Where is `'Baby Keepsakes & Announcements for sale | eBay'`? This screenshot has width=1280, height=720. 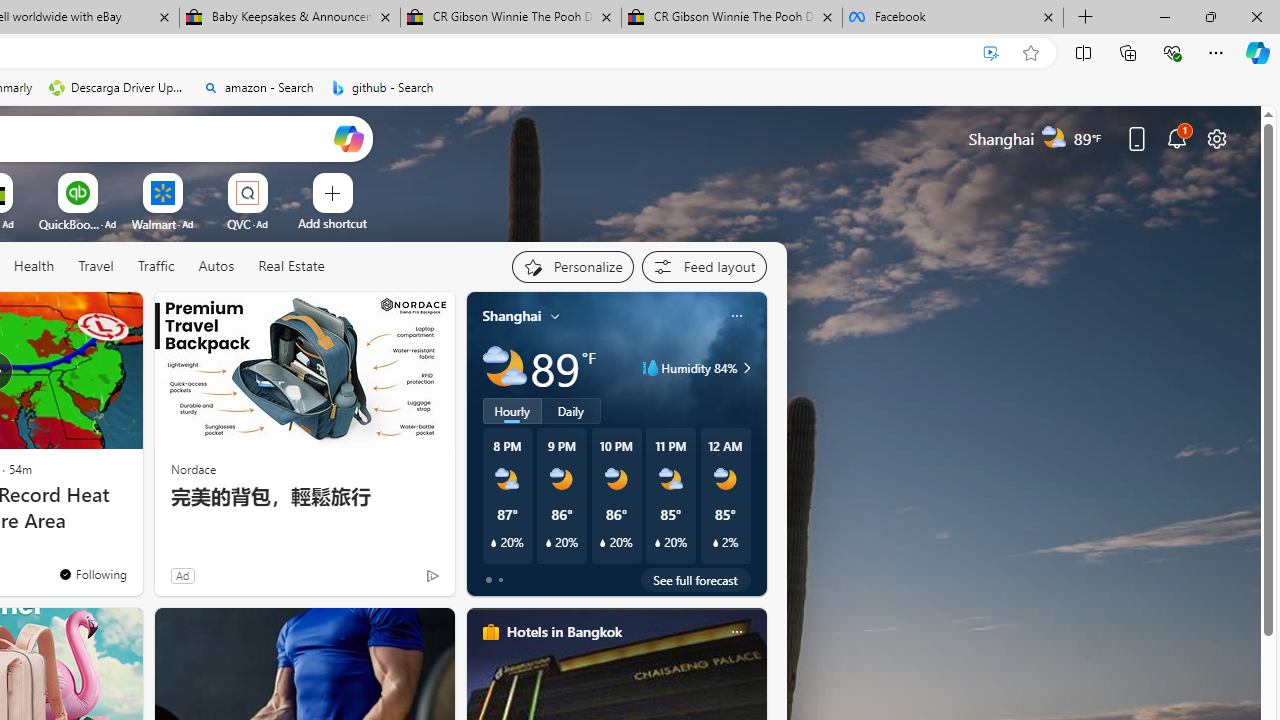
'Baby Keepsakes & Announcements for sale | eBay' is located at coordinates (289, 17).